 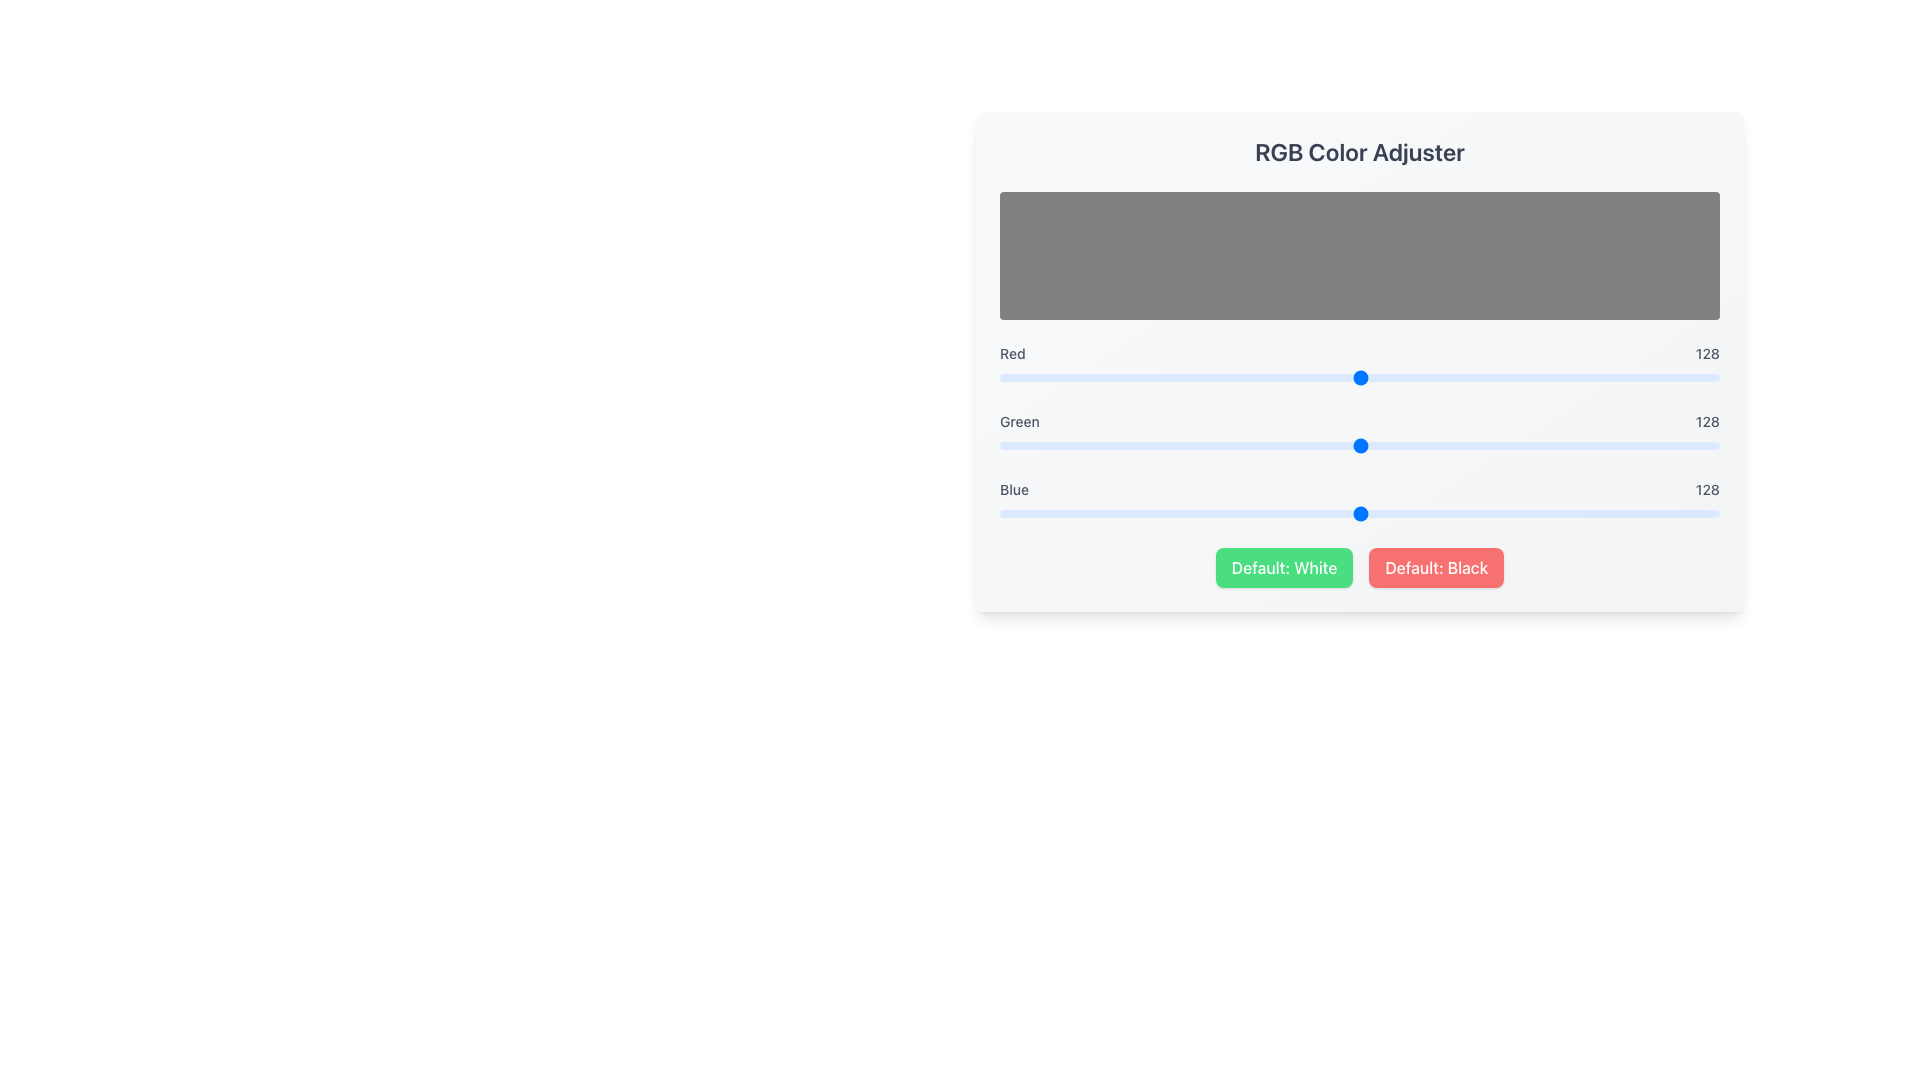 What do you see at coordinates (1359, 353) in the screenshot?
I see `the Display bar labeled 'Red' with the value '128', which is the second item under the 'RGB Color Adjuster' heading` at bounding box center [1359, 353].